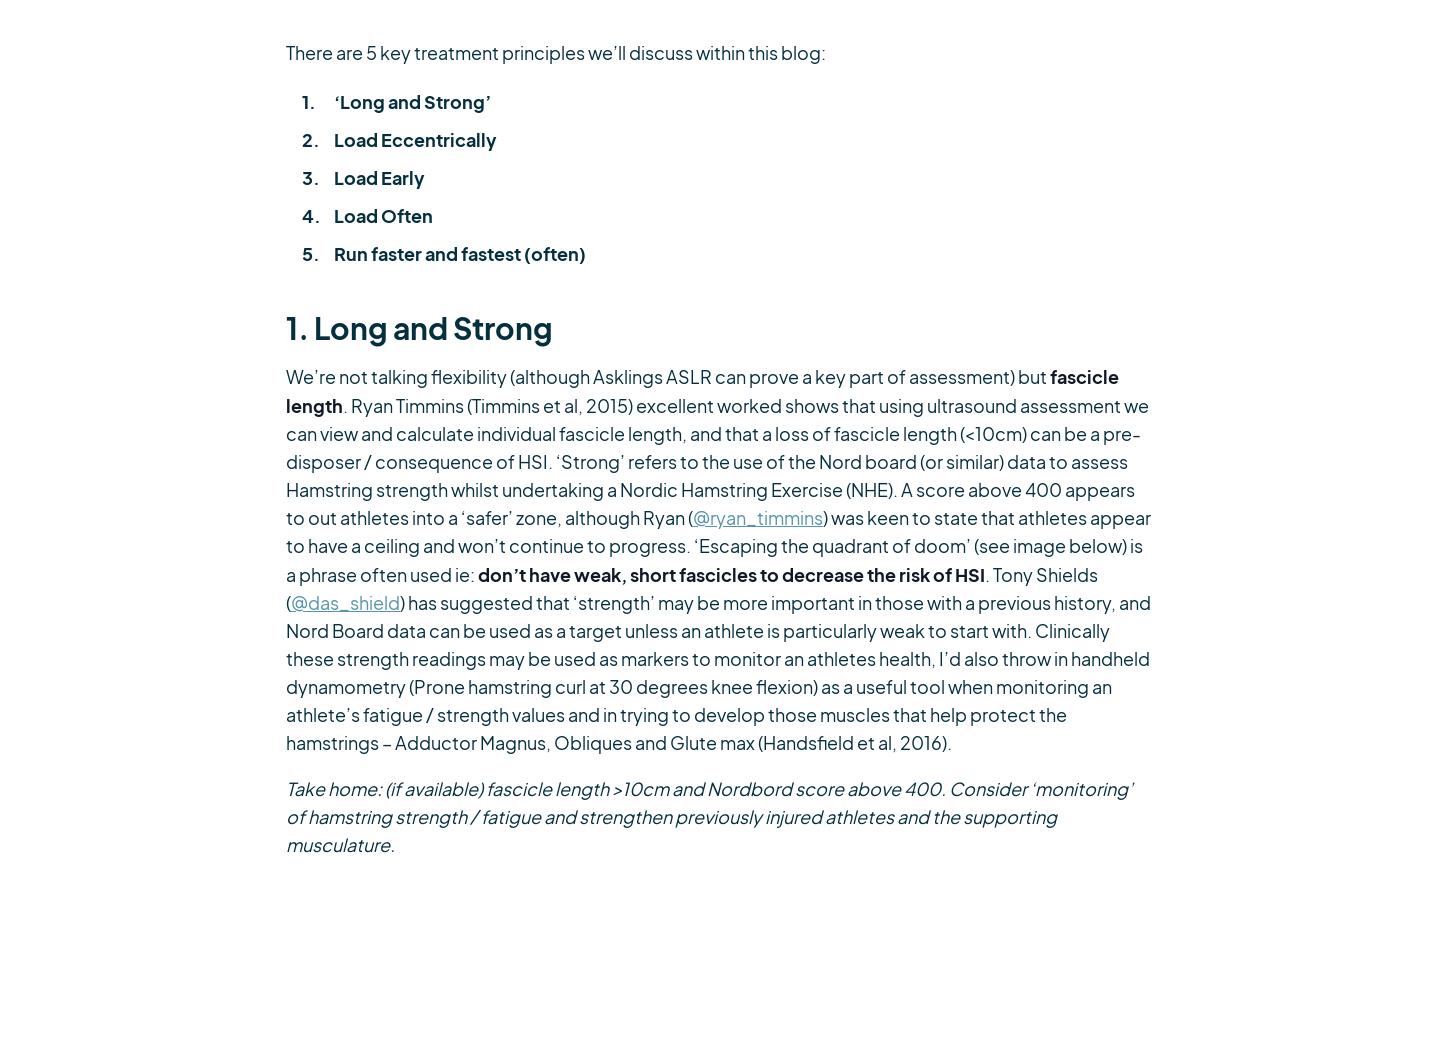  Describe the element at coordinates (702, 388) in the screenshot. I see `'fascicle length'` at that location.